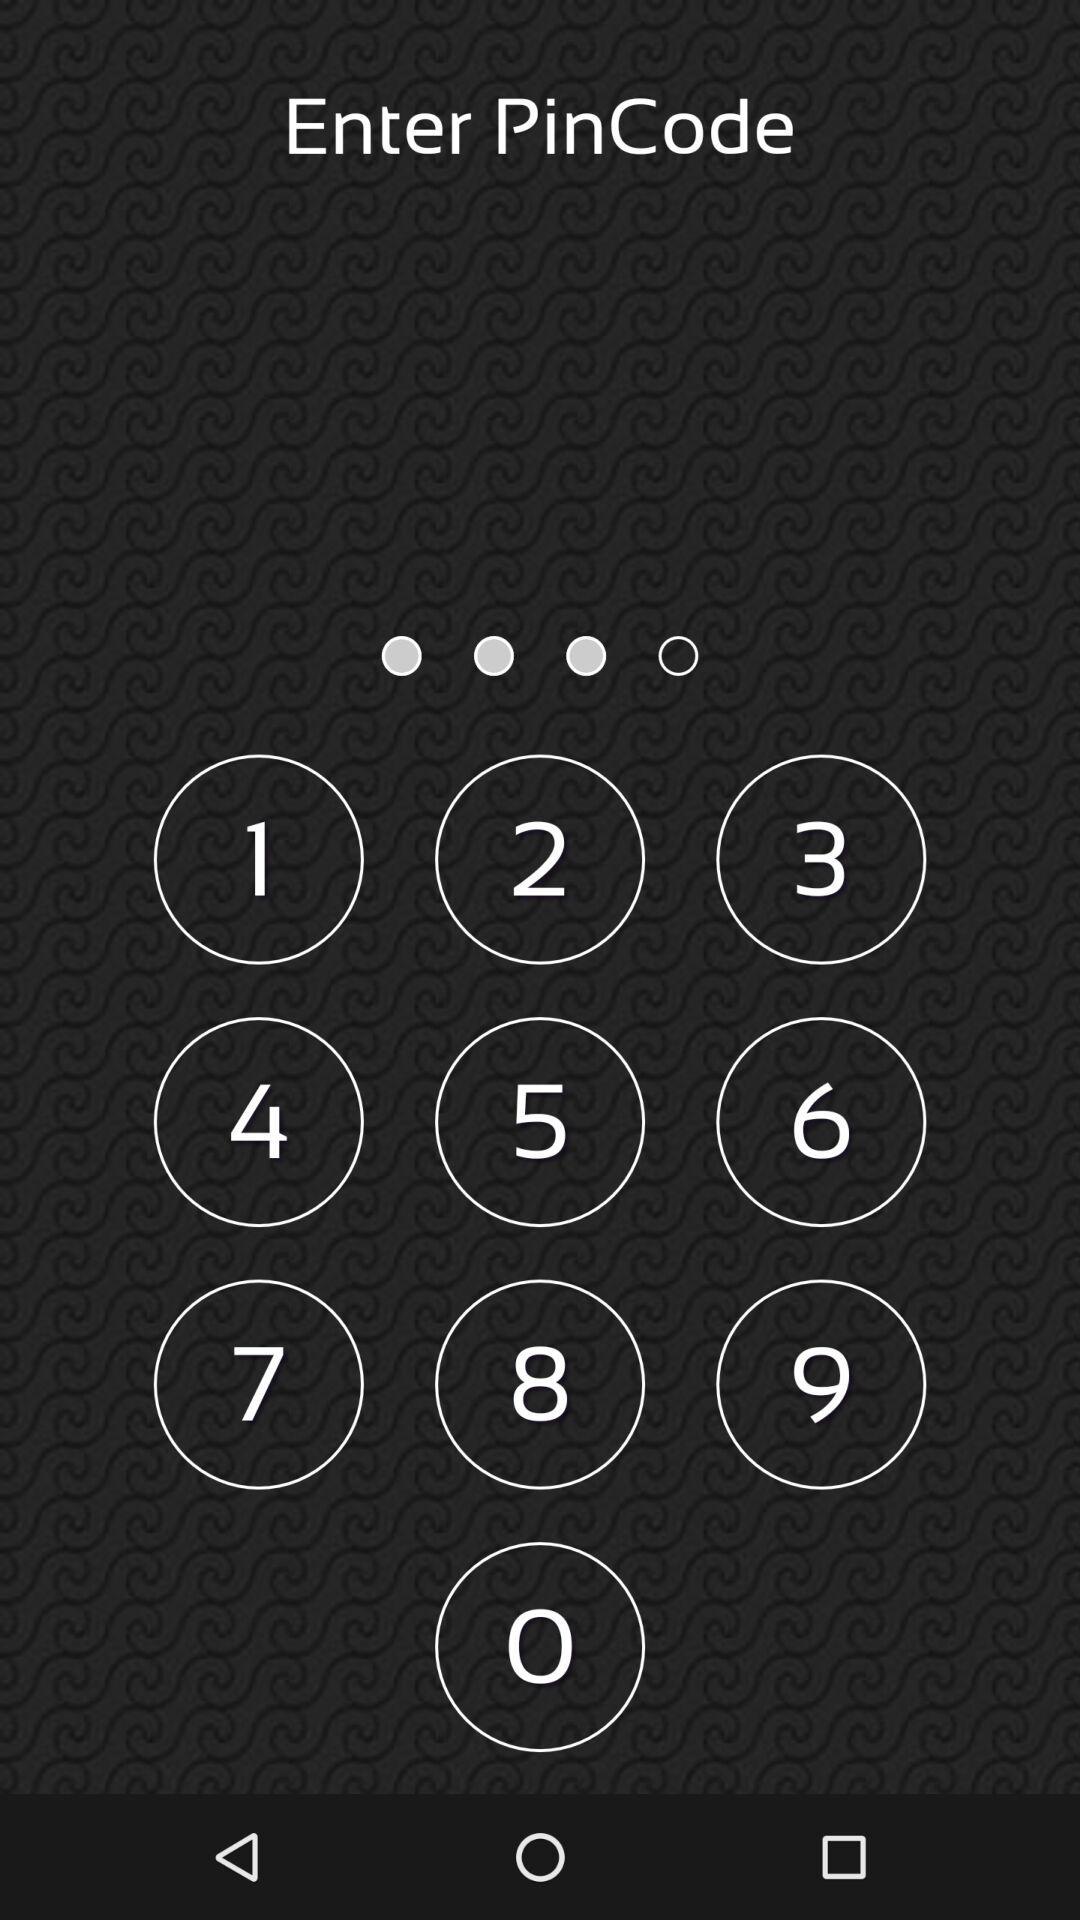  What do you see at coordinates (540, 1646) in the screenshot?
I see `0` at bounding box center [540, 1646].